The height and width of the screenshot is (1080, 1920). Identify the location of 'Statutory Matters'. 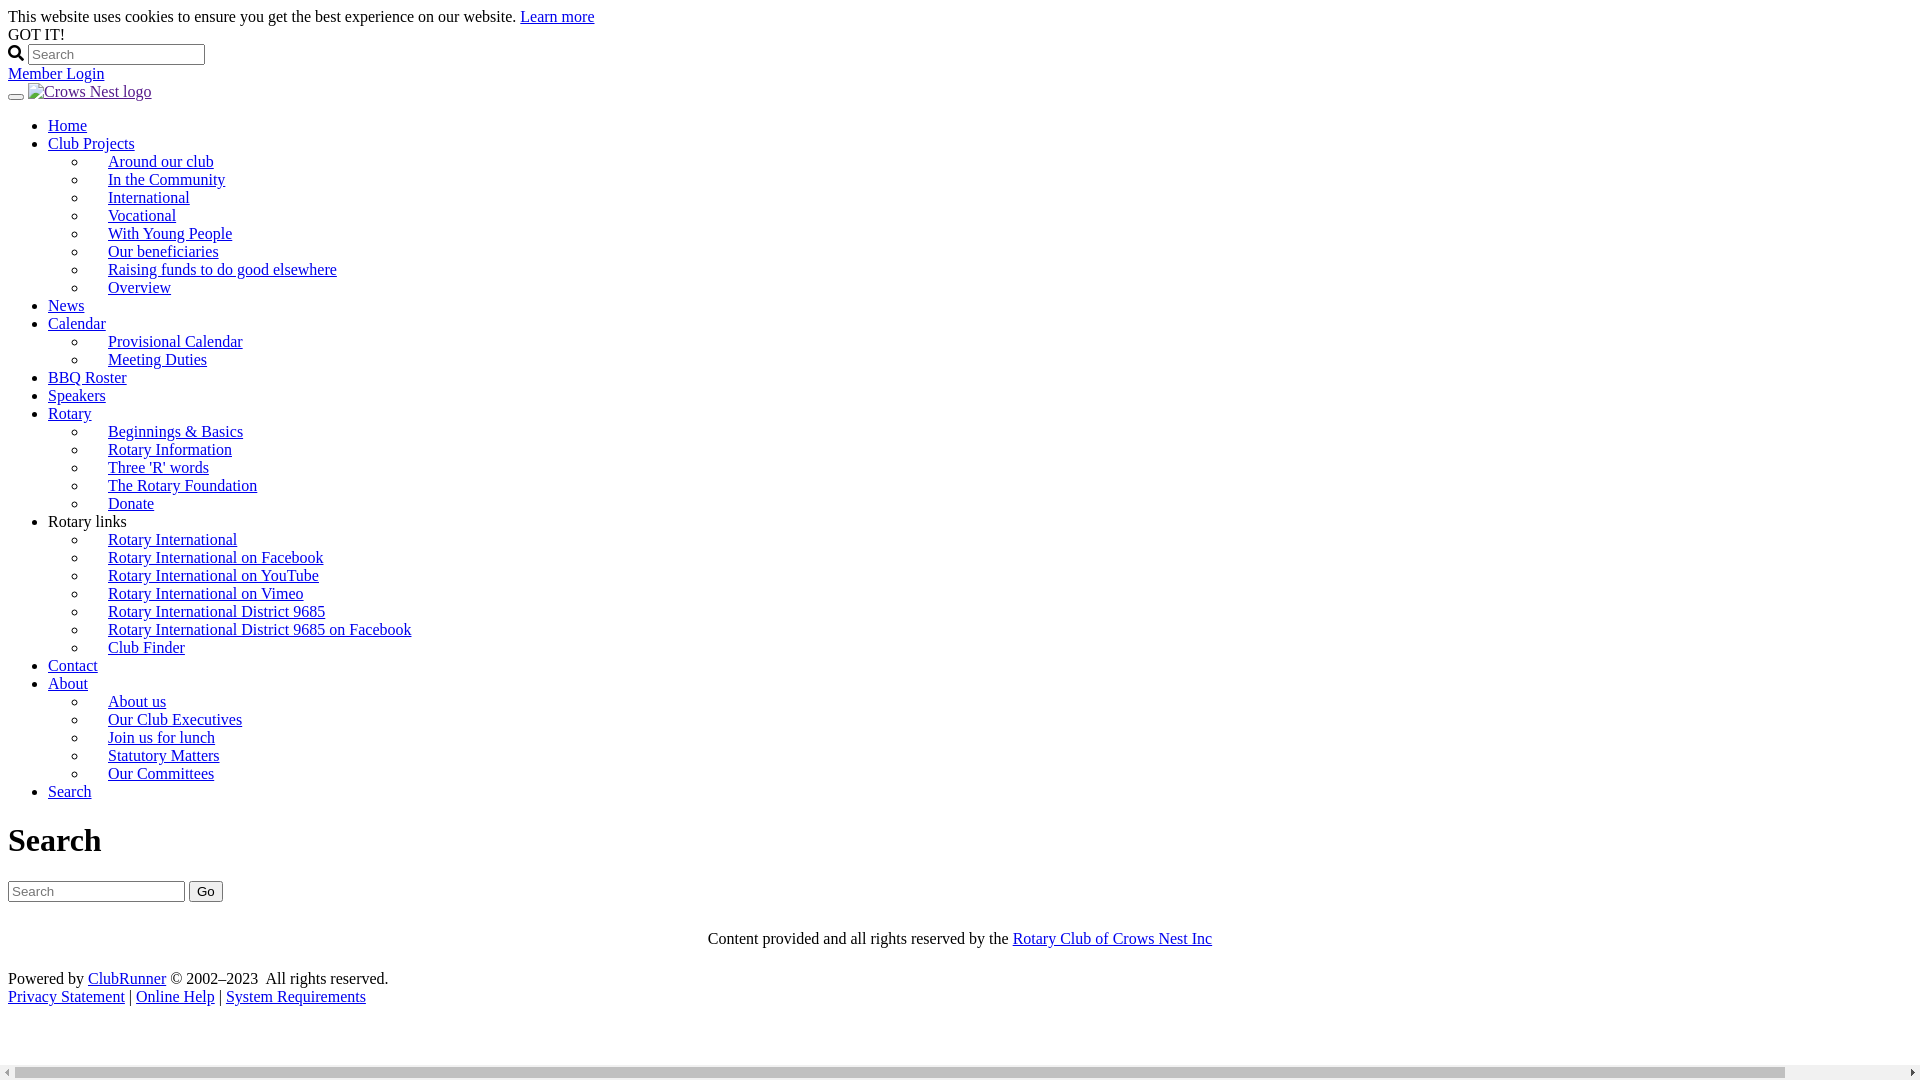
(86, 755).